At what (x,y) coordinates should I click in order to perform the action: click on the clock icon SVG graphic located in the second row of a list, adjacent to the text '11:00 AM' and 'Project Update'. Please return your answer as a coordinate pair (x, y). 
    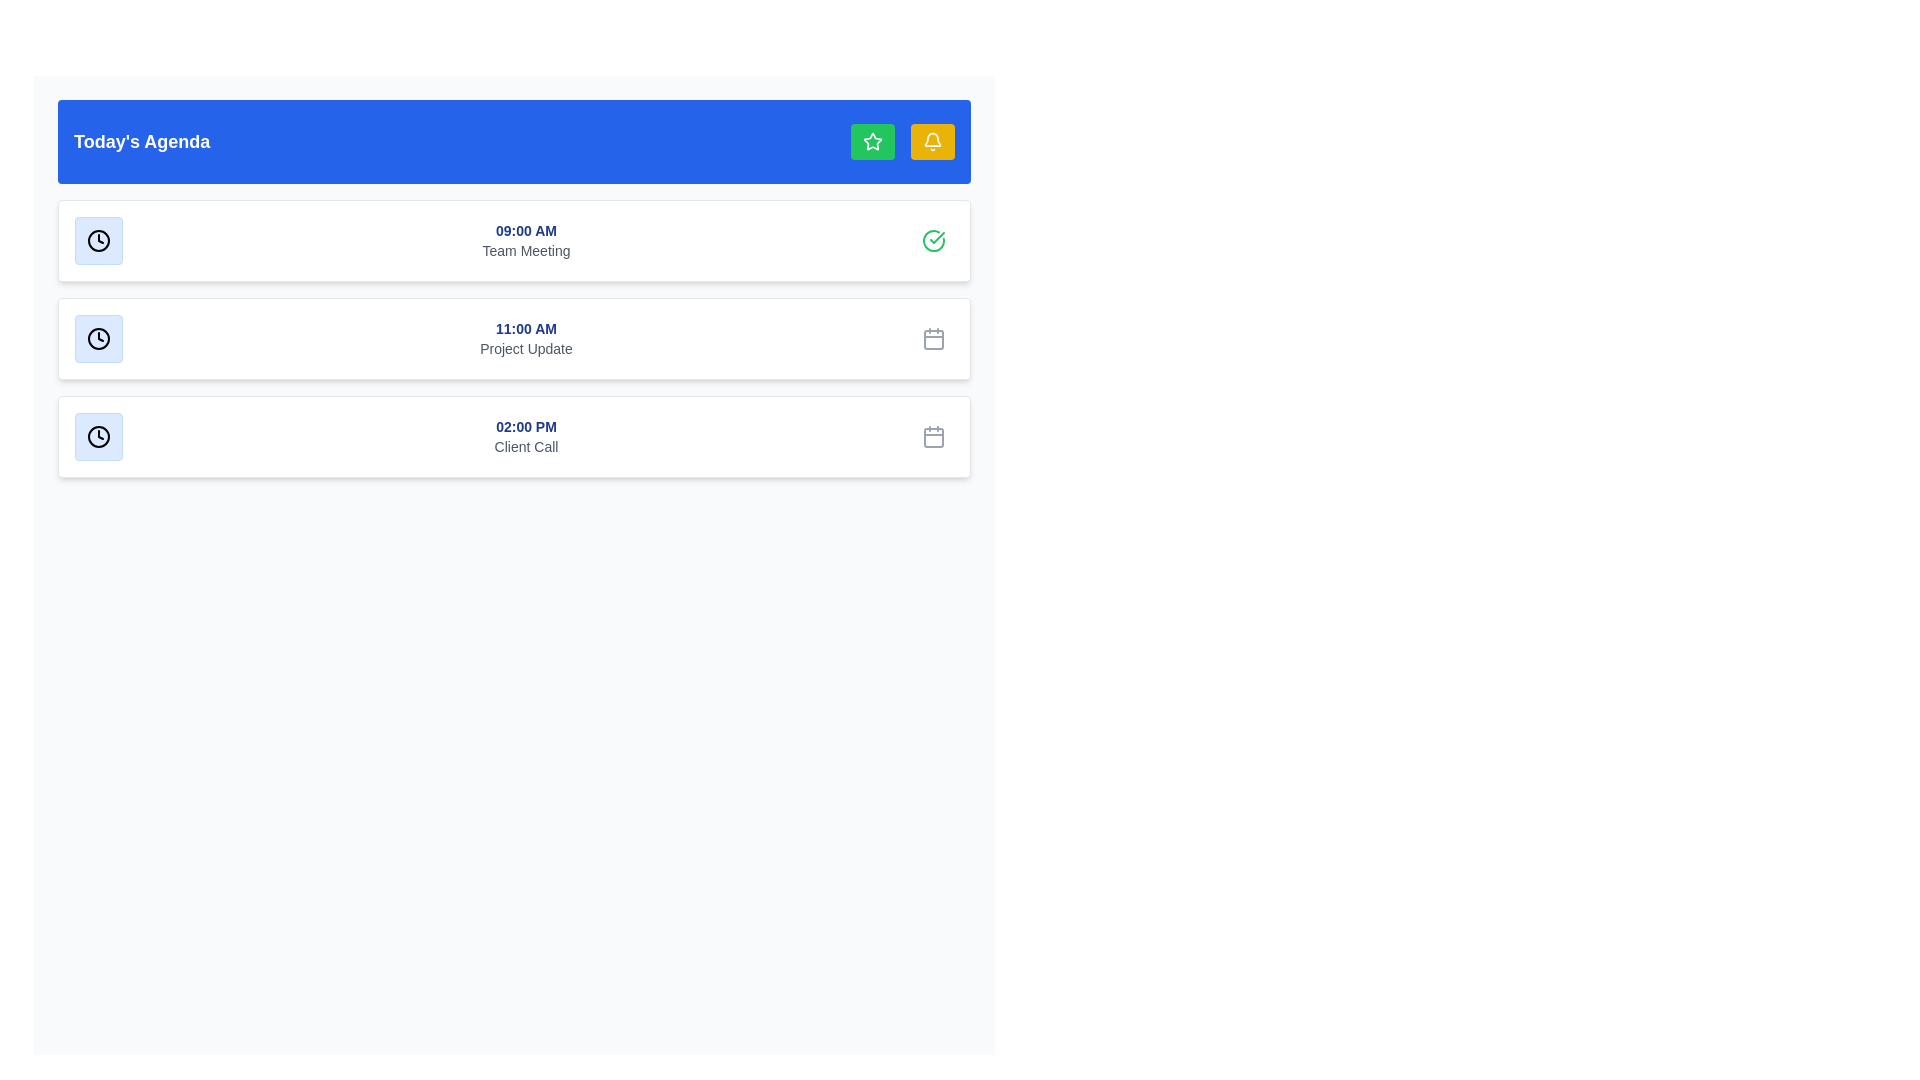
    Looking at the image, I should click on (98, 338).